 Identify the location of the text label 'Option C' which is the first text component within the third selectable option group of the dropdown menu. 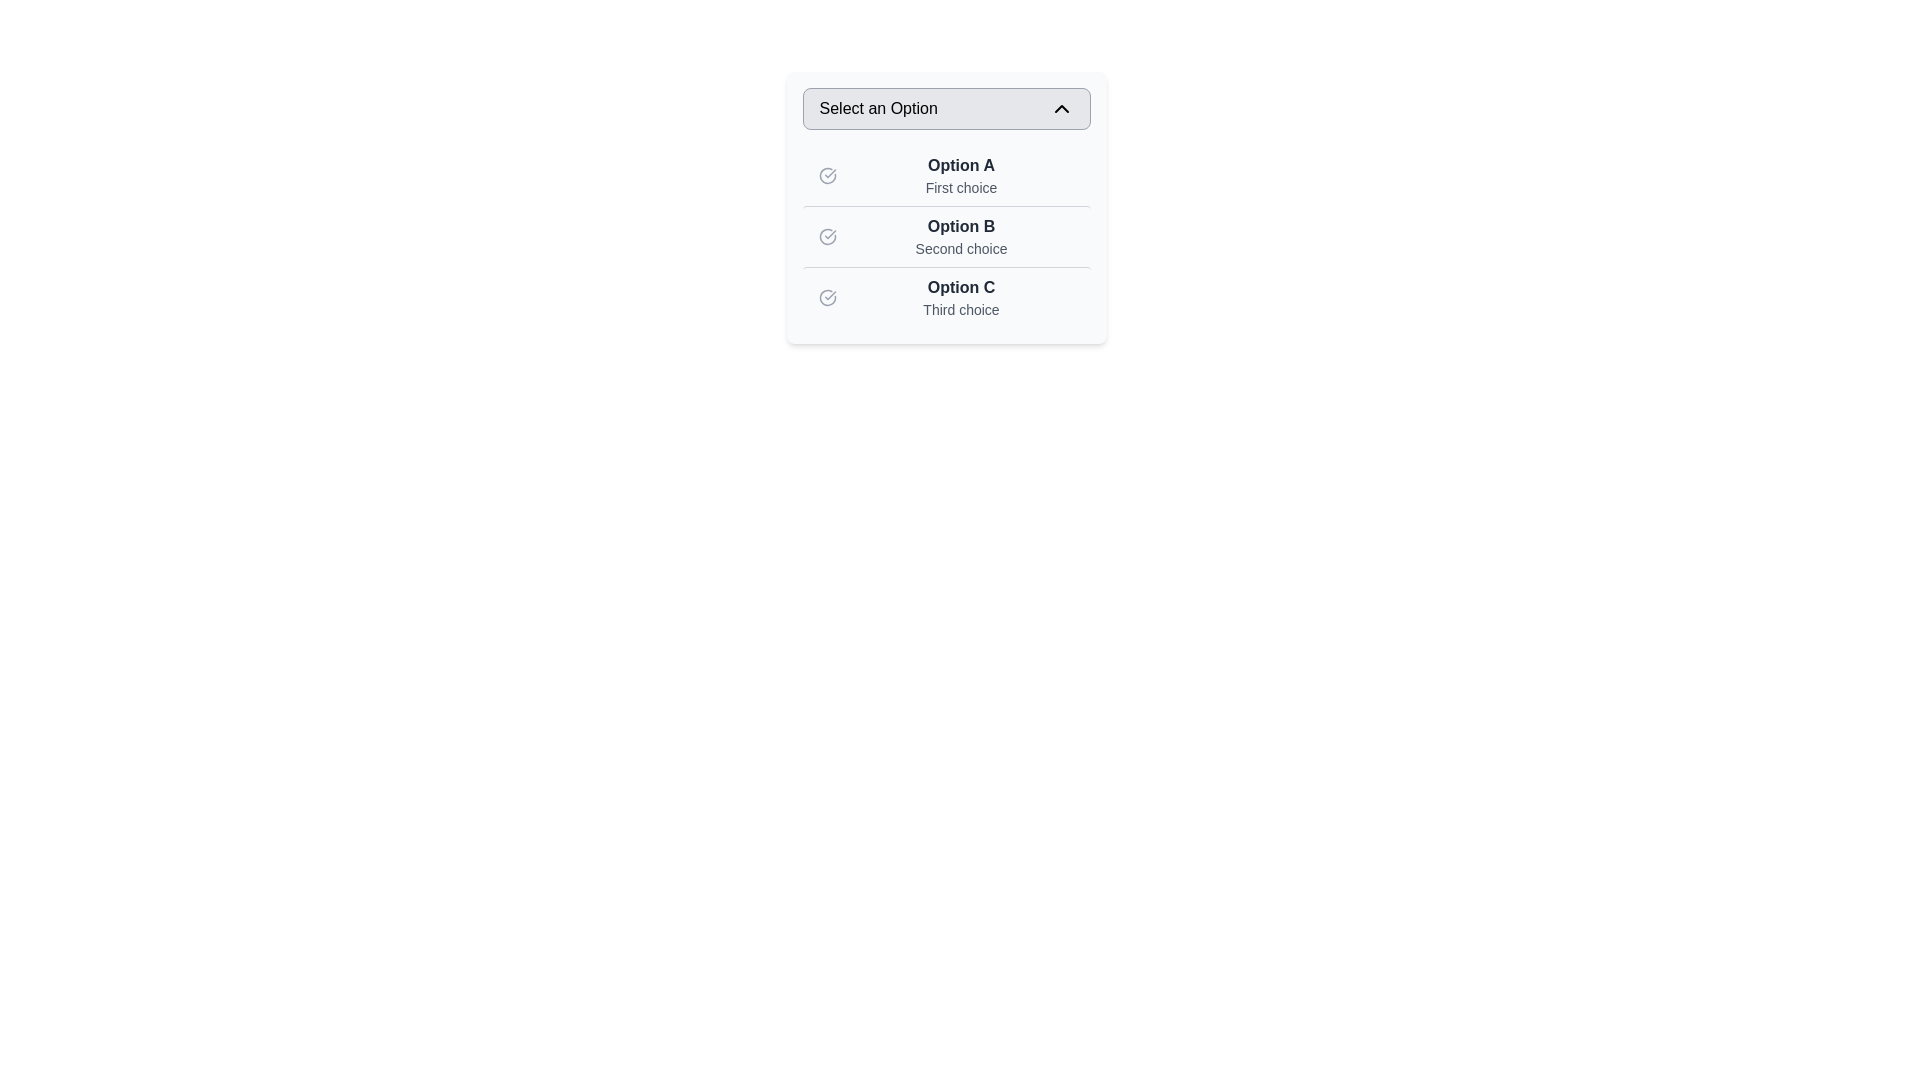
(961, 288).